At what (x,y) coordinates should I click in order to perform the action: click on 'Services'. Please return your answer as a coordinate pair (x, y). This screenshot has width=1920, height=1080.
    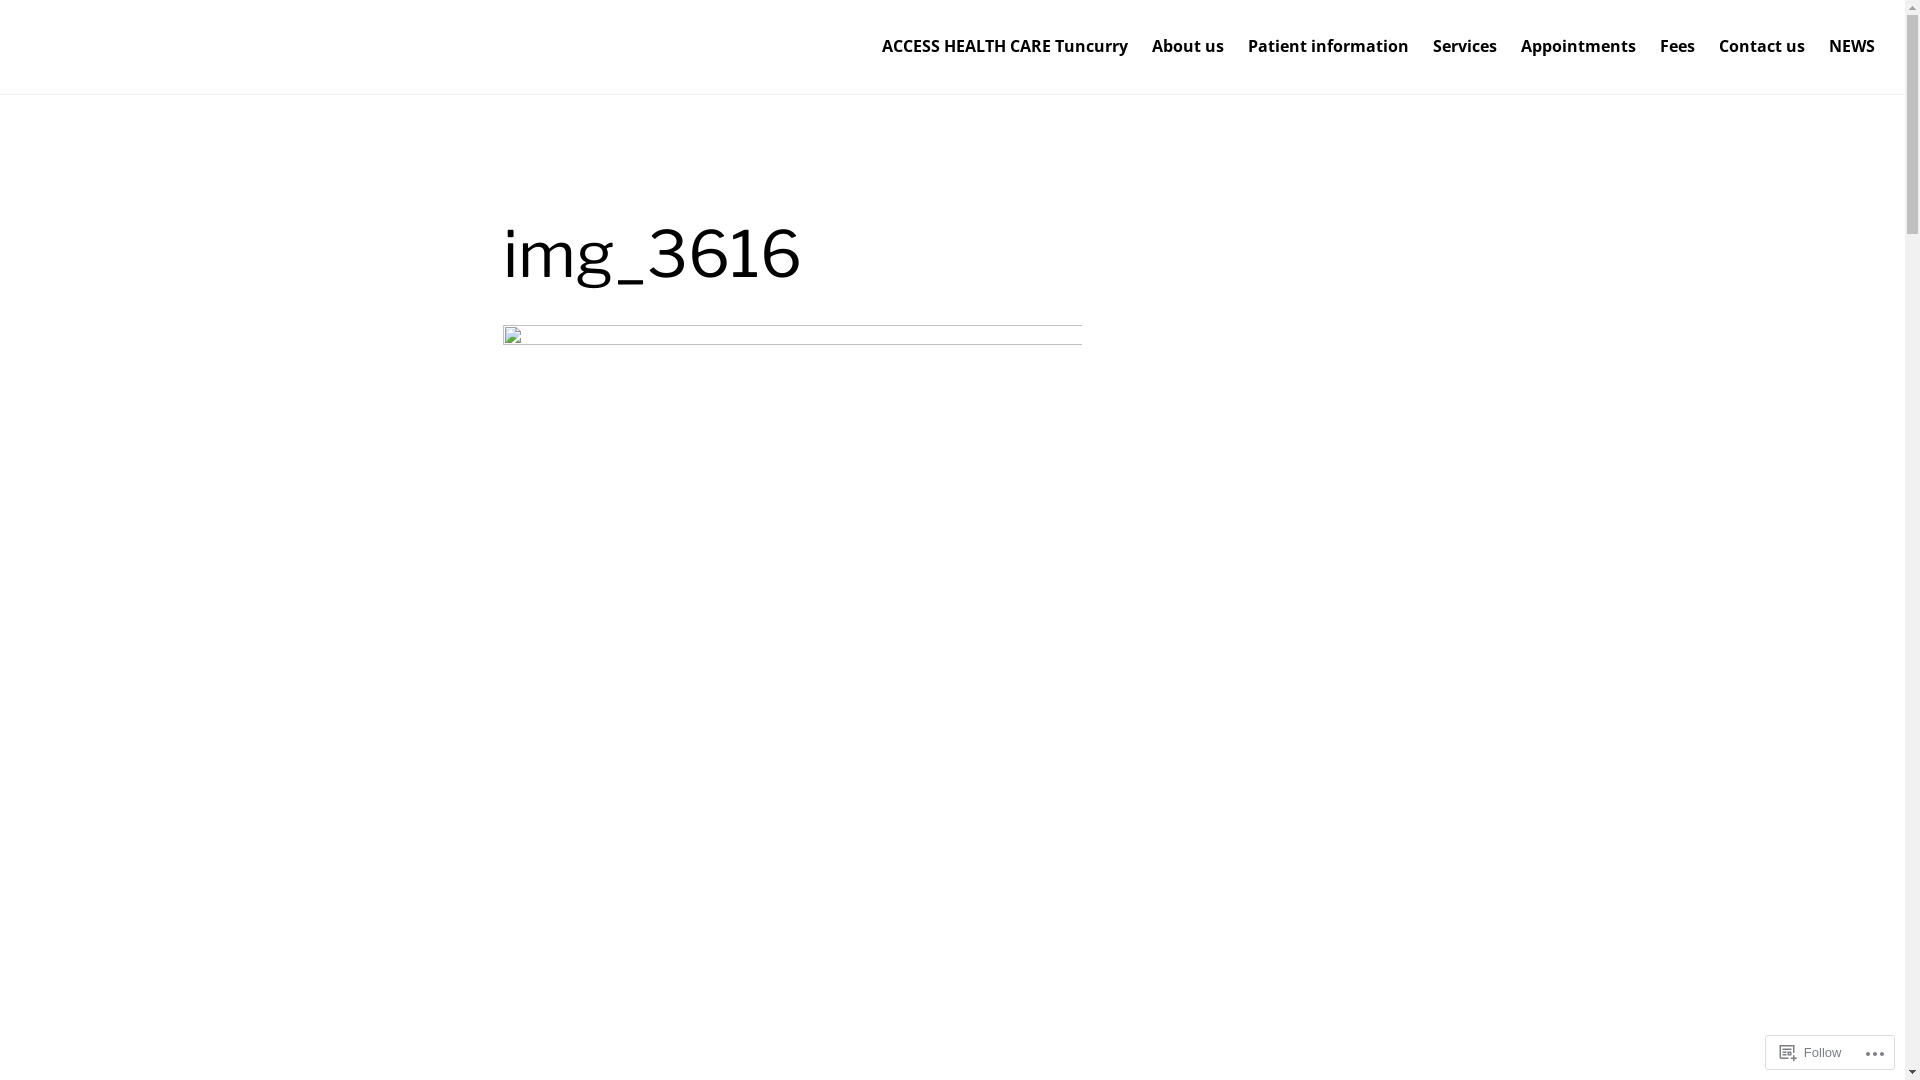
    Looking at the image, I should click on (1464, 45).